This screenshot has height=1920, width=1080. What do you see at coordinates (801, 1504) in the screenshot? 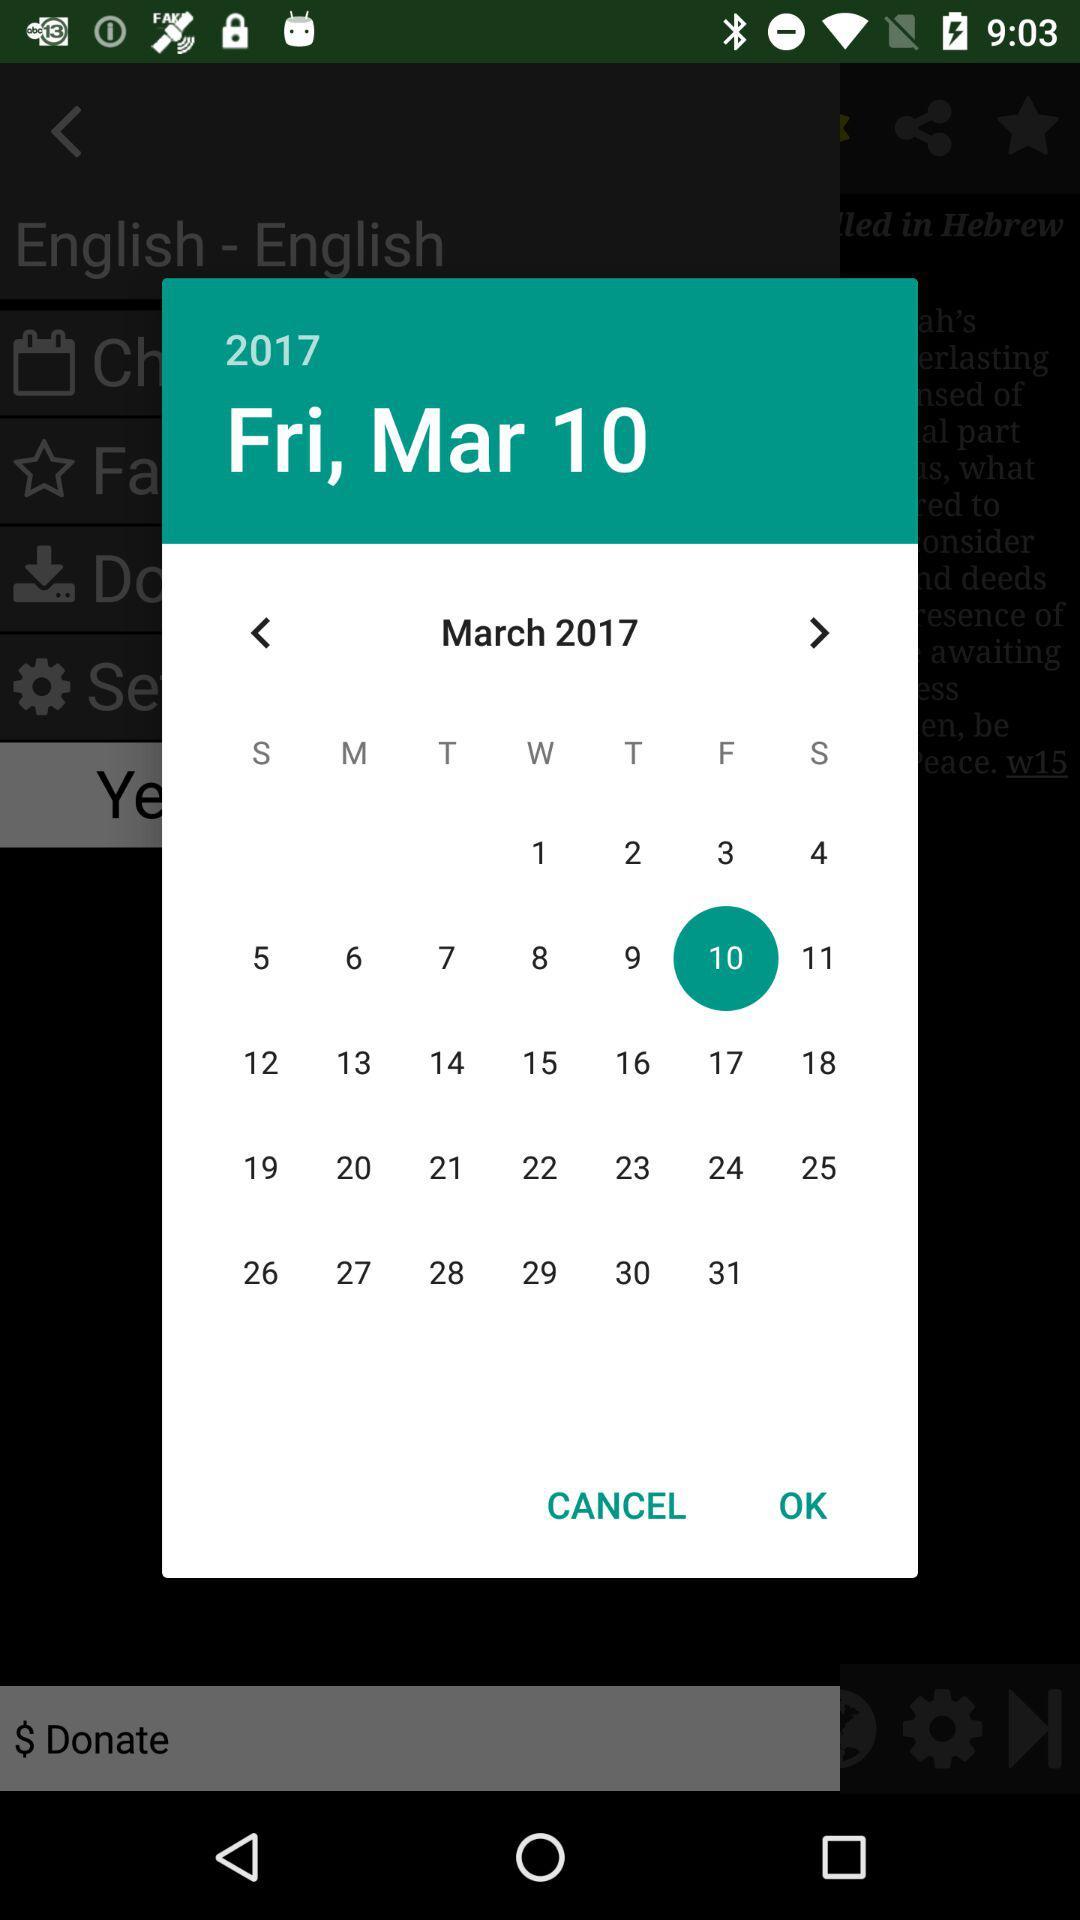
I see `the button to the right of cancel icon` at bounding box center [801, 1504].